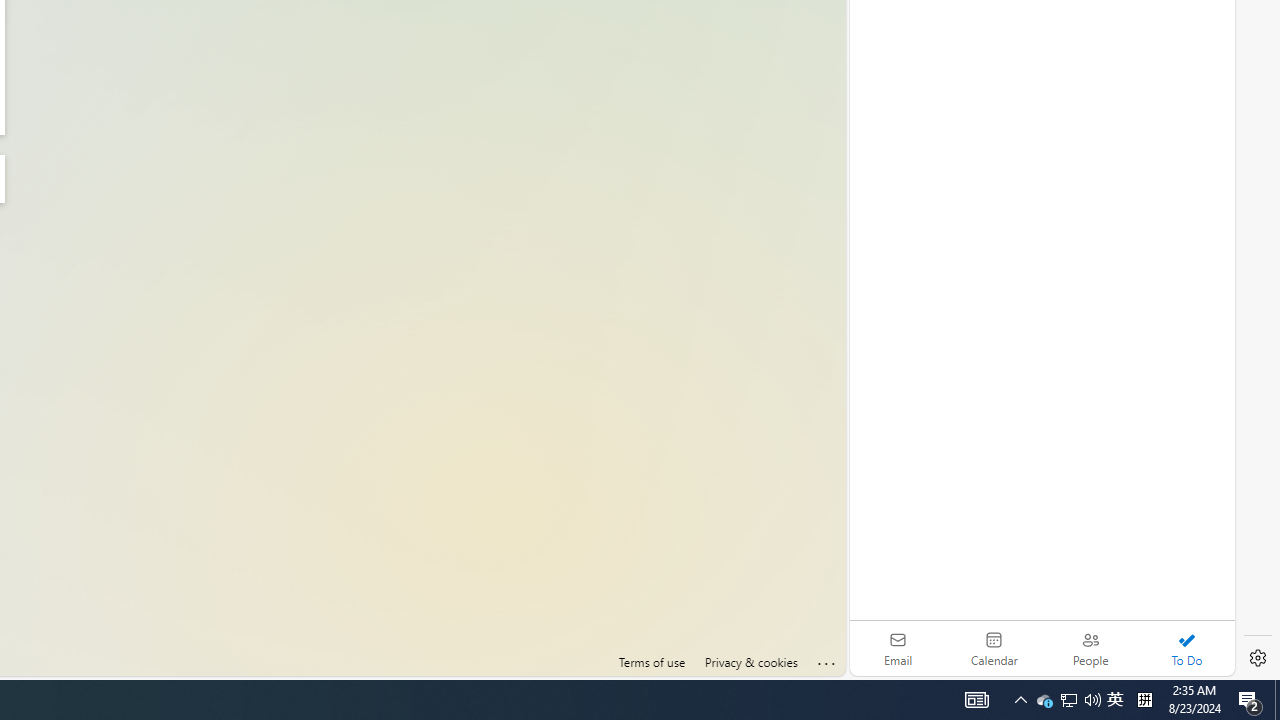 The height and width of the screenshot is (720, 1280). I want to click on 'Click here for troubleshooting information', so click(827, 659).